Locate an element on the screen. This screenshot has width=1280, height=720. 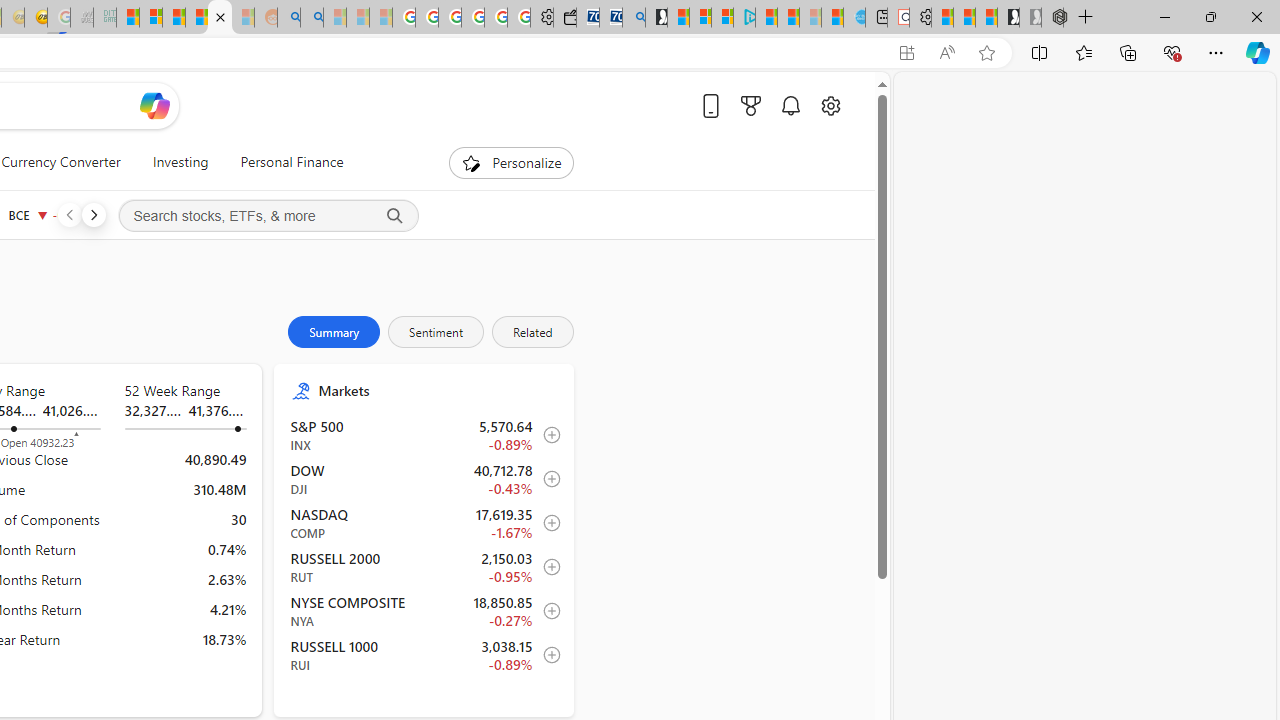
'Currency Converter' is located at coordinates (61, 162).